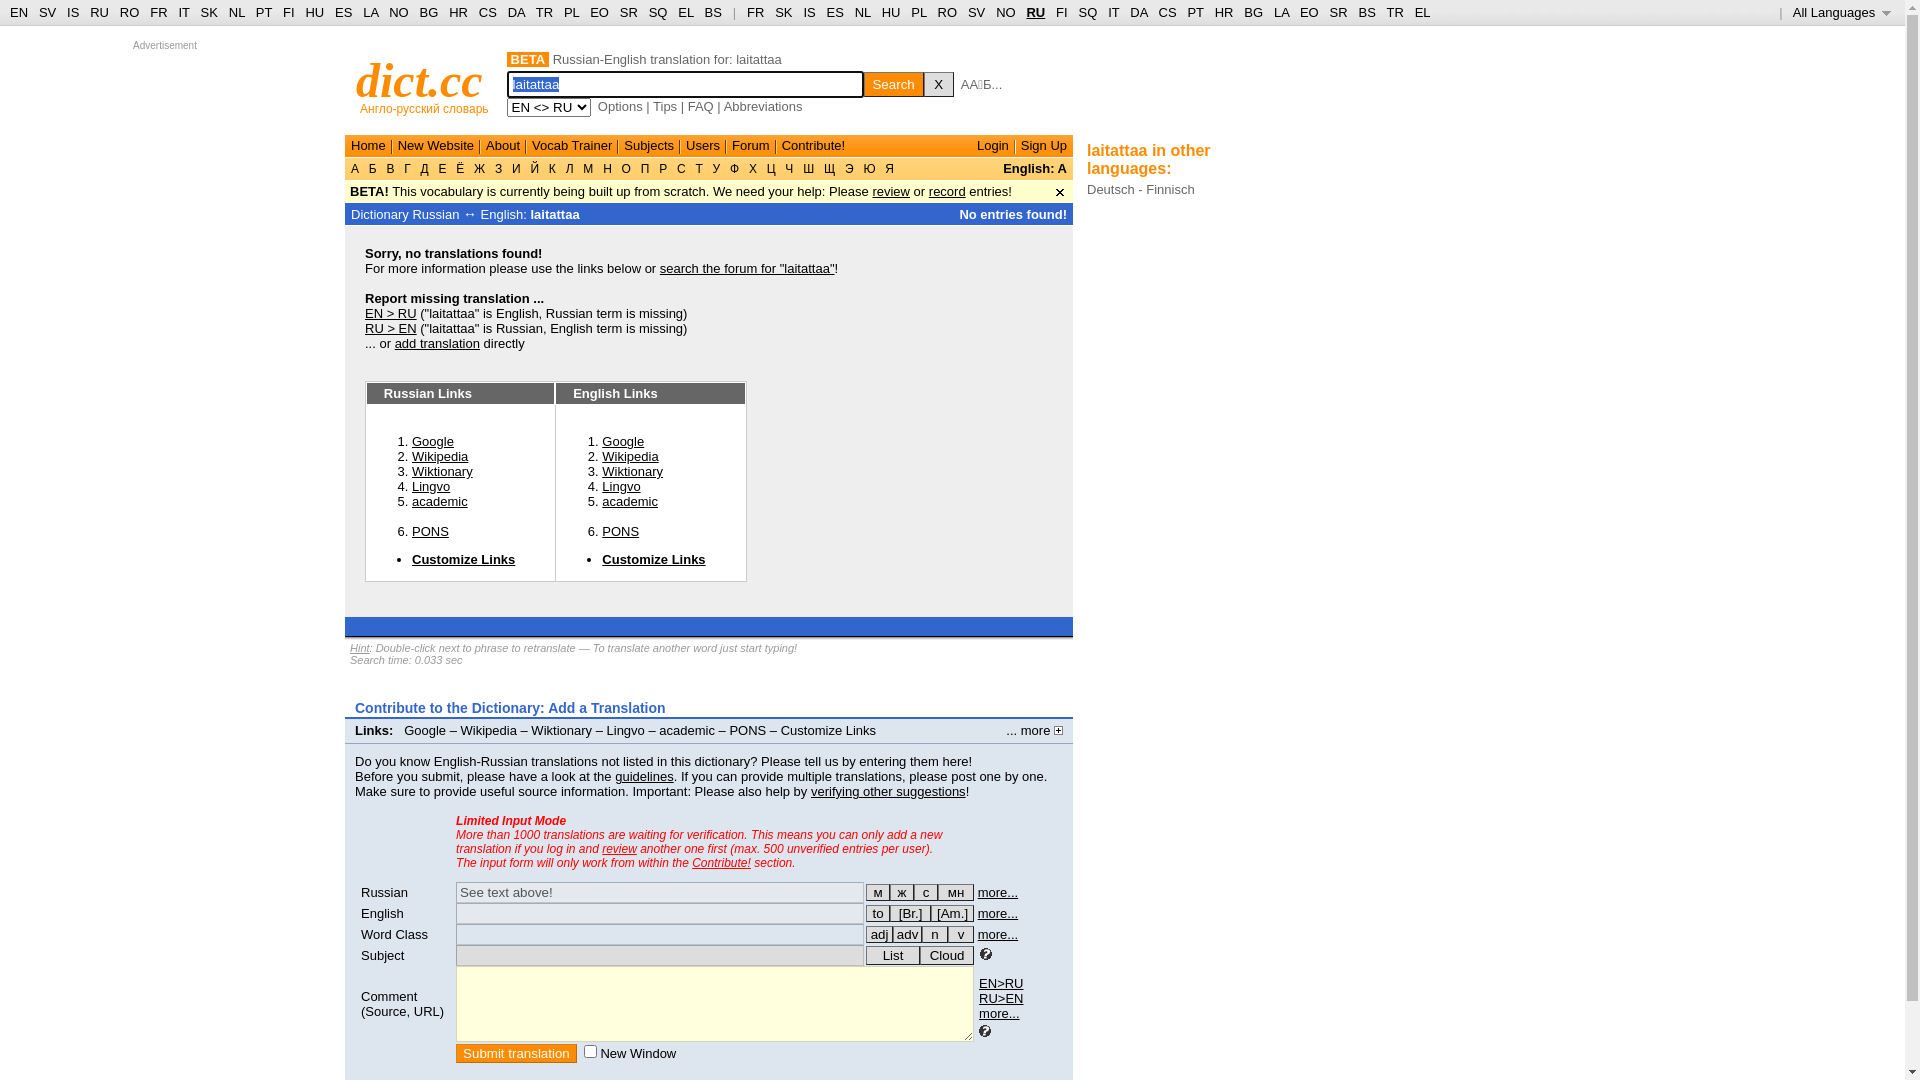  What do you see at coordinates (622, 440) in the screenshot?
I see `'Google'` at bounding box center [622, 440].